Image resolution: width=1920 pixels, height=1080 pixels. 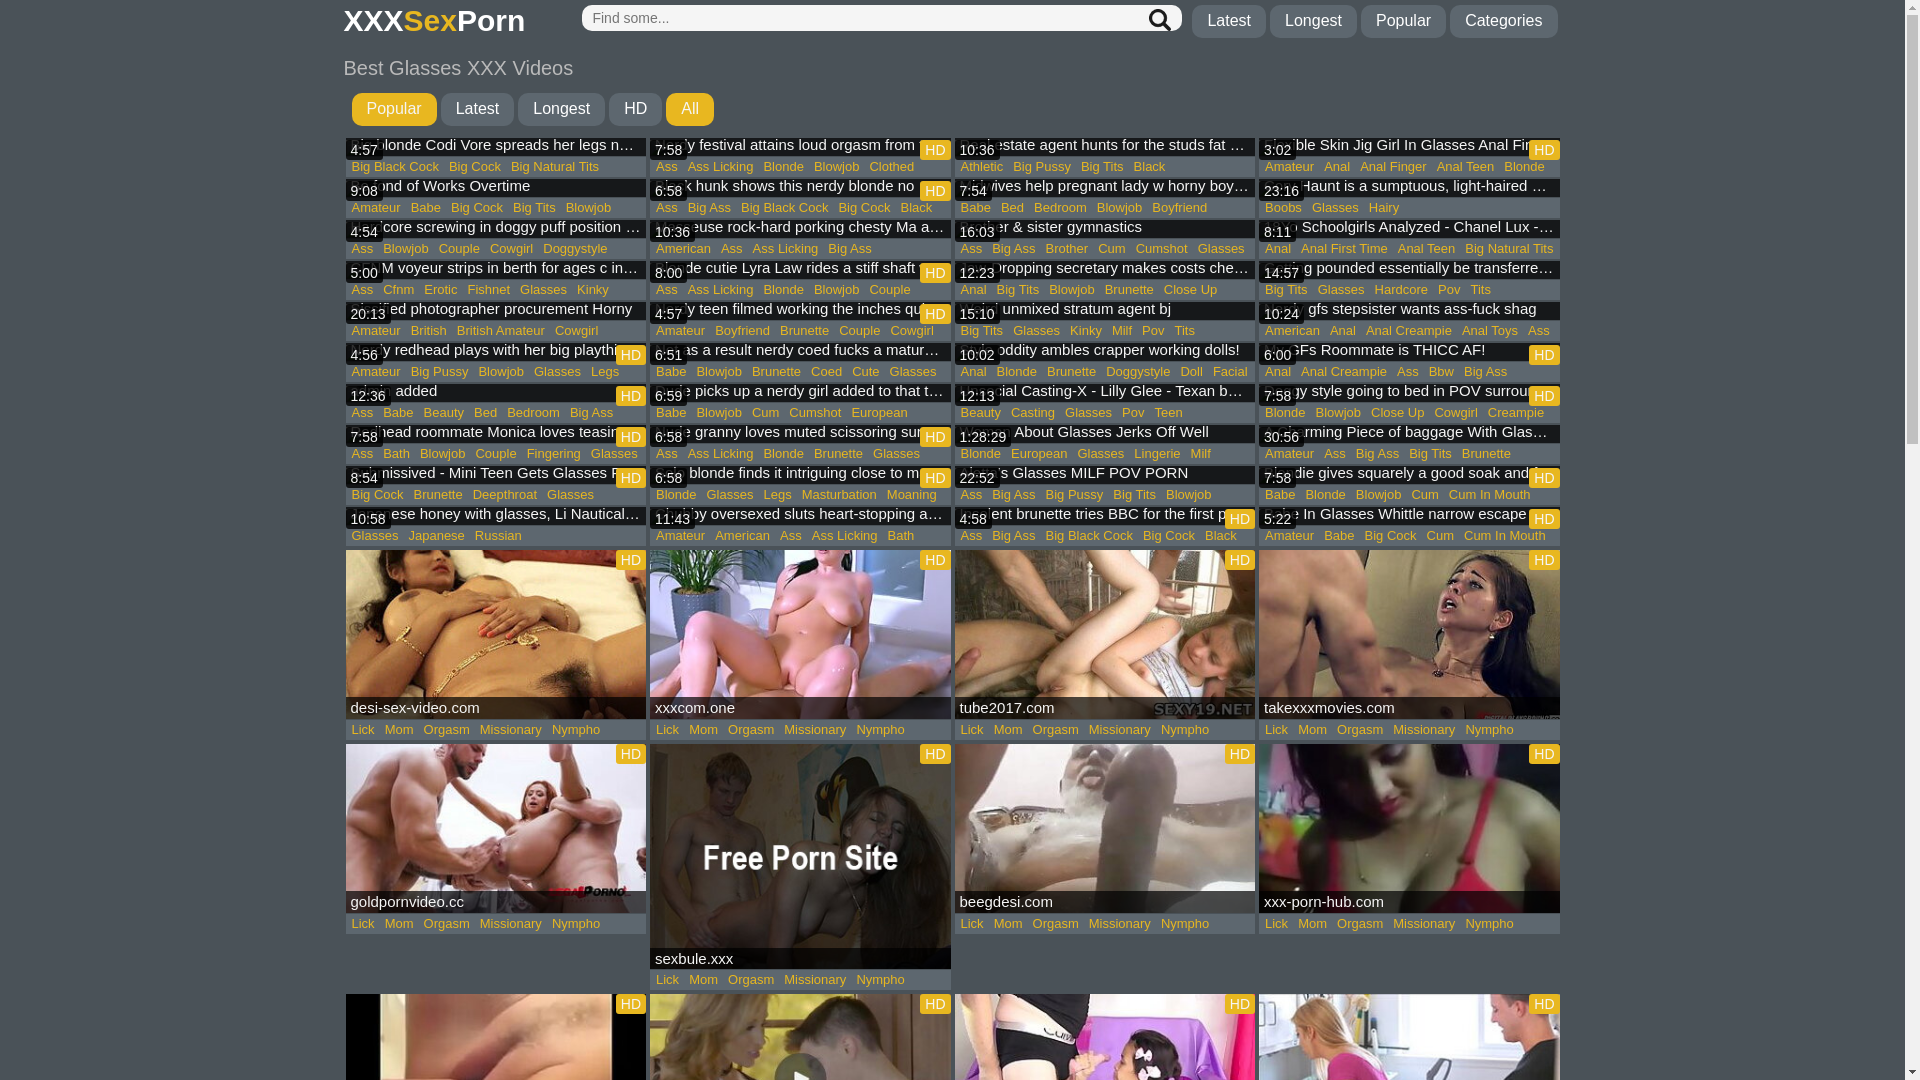 What do you see at coordinates (445, 729) in the screenshot?
I see `'Orgasm'` at bounding box center [445, 729].